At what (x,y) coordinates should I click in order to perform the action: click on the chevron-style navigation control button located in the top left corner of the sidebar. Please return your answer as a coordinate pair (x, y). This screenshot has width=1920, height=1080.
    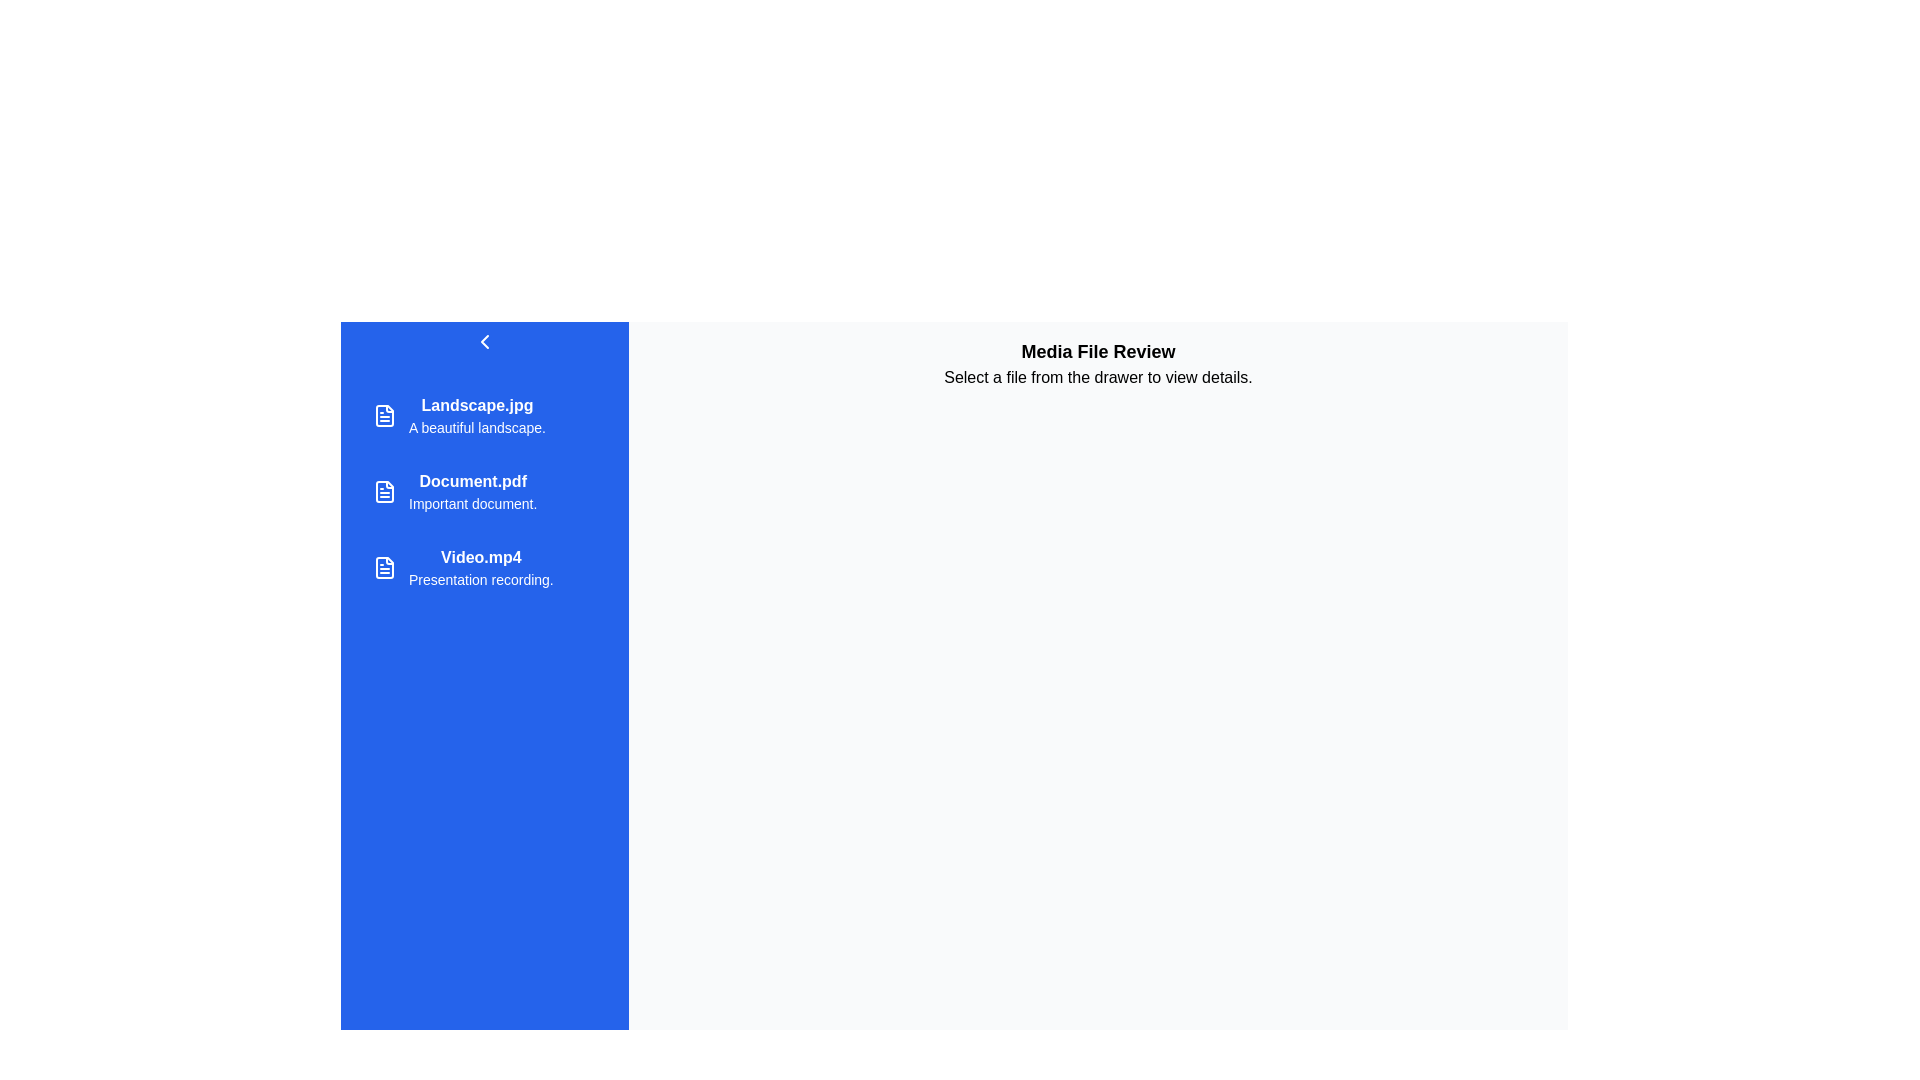
    Looking at the image, I should click on (484, 341).